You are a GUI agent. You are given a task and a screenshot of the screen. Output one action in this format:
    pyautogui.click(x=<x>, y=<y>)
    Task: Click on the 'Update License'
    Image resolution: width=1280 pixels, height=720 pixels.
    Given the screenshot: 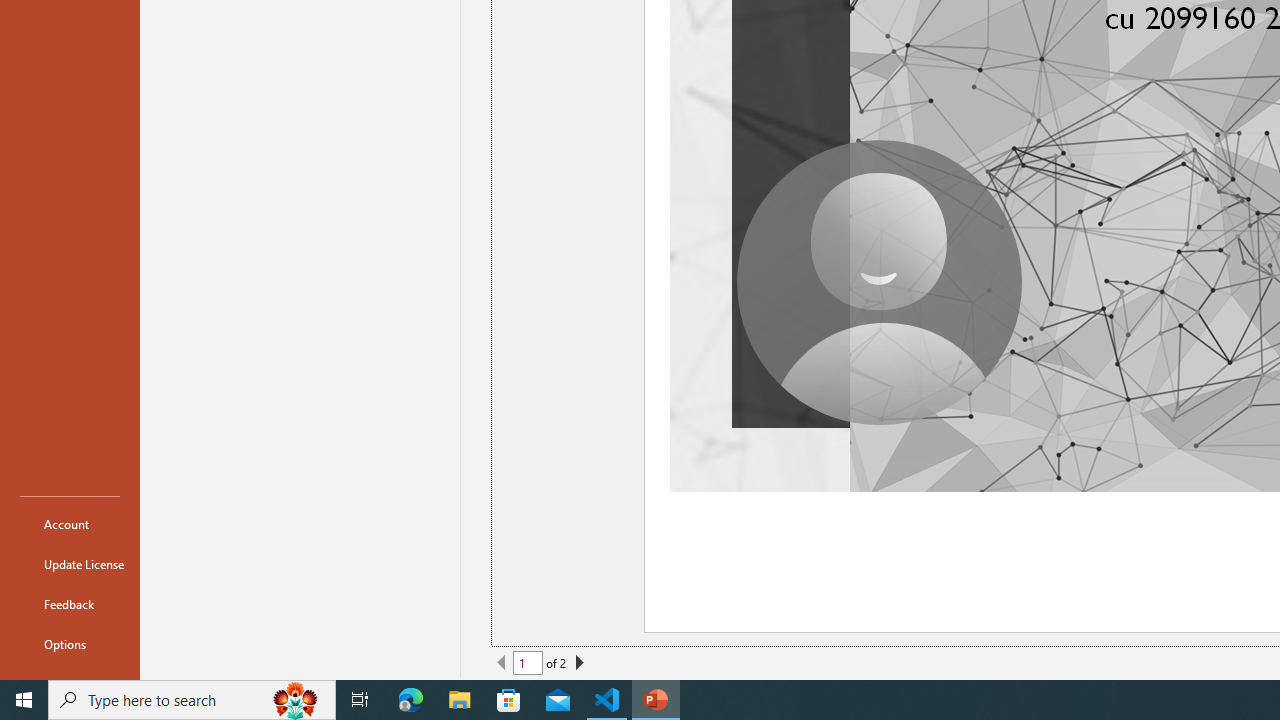 What is the action you would take?
    pyautogui.click(x=69, y=564)
    